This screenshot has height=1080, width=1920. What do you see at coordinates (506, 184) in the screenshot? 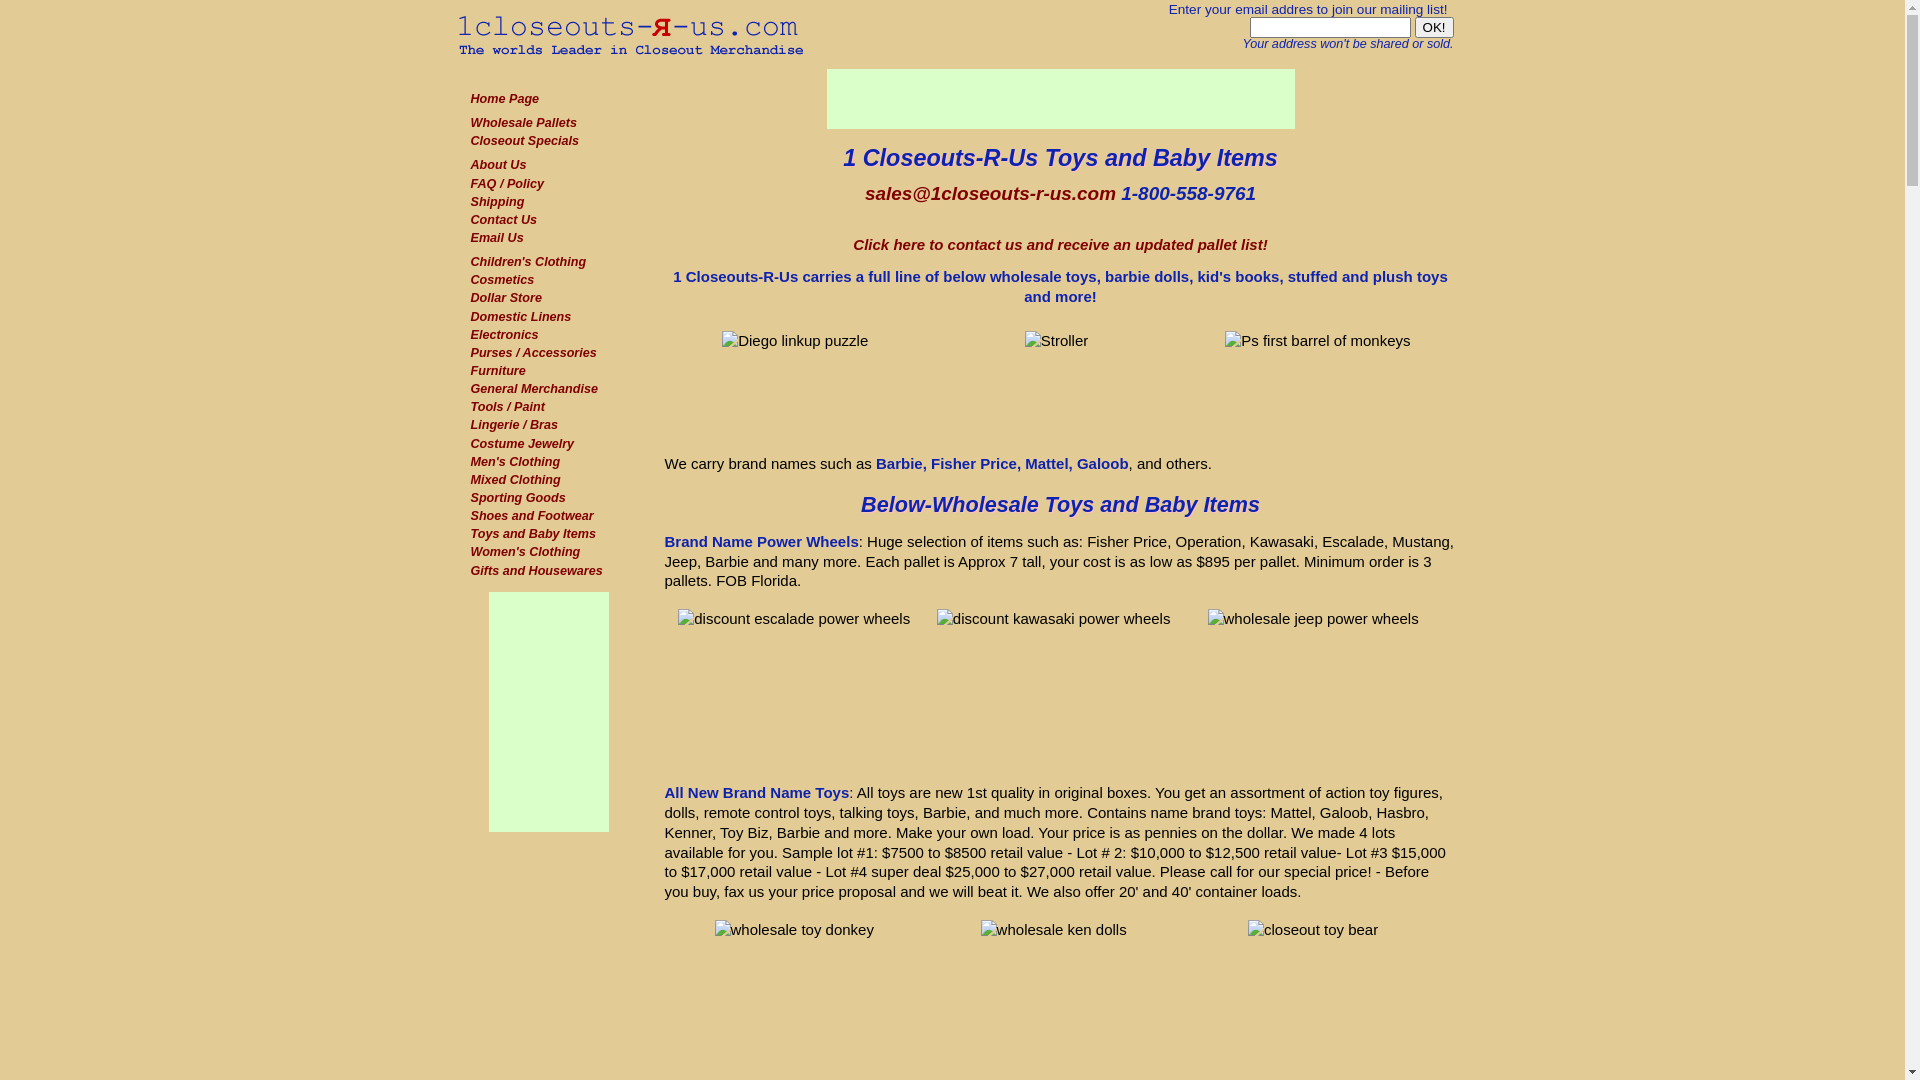
I see `'FAQ / Policy'` at bounding box center [506, 184].